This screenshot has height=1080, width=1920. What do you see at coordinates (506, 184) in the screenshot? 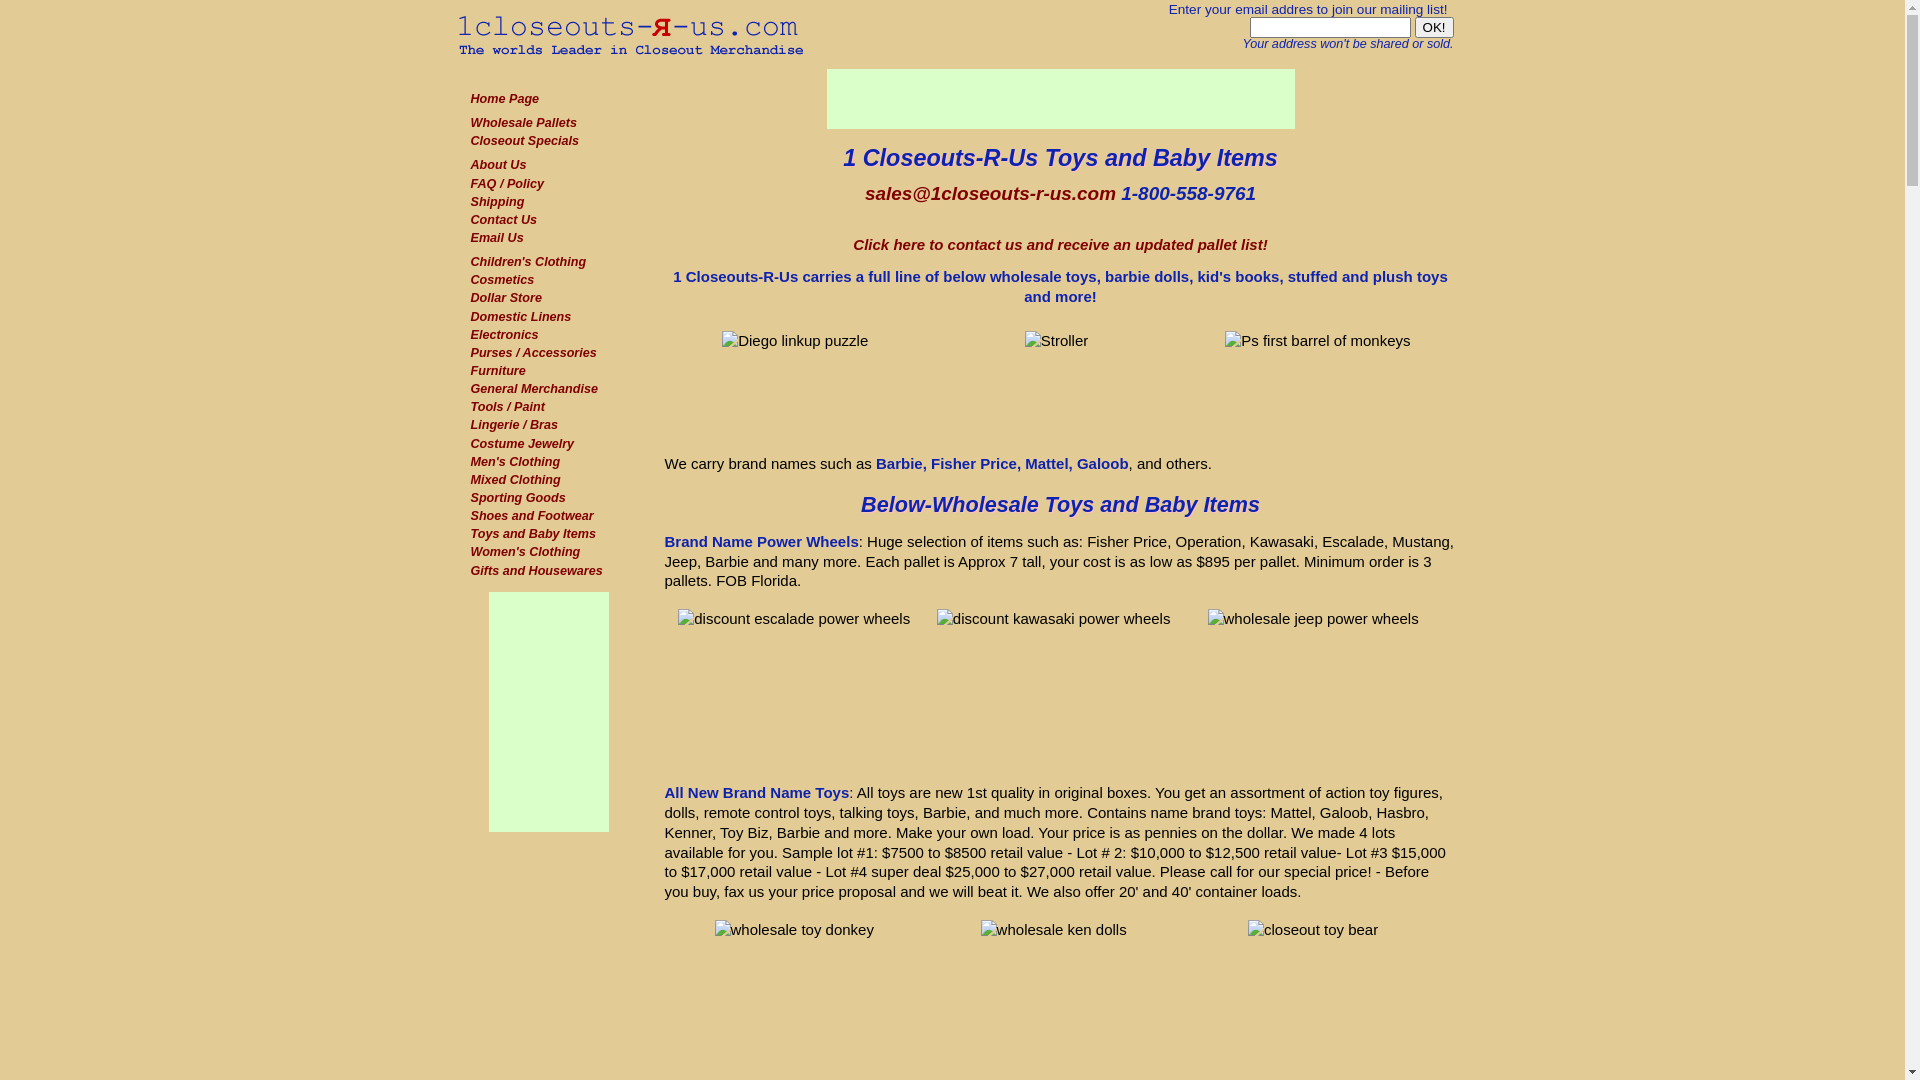
I see `'FAQ / Policy'` at bounding box center [506, 184].